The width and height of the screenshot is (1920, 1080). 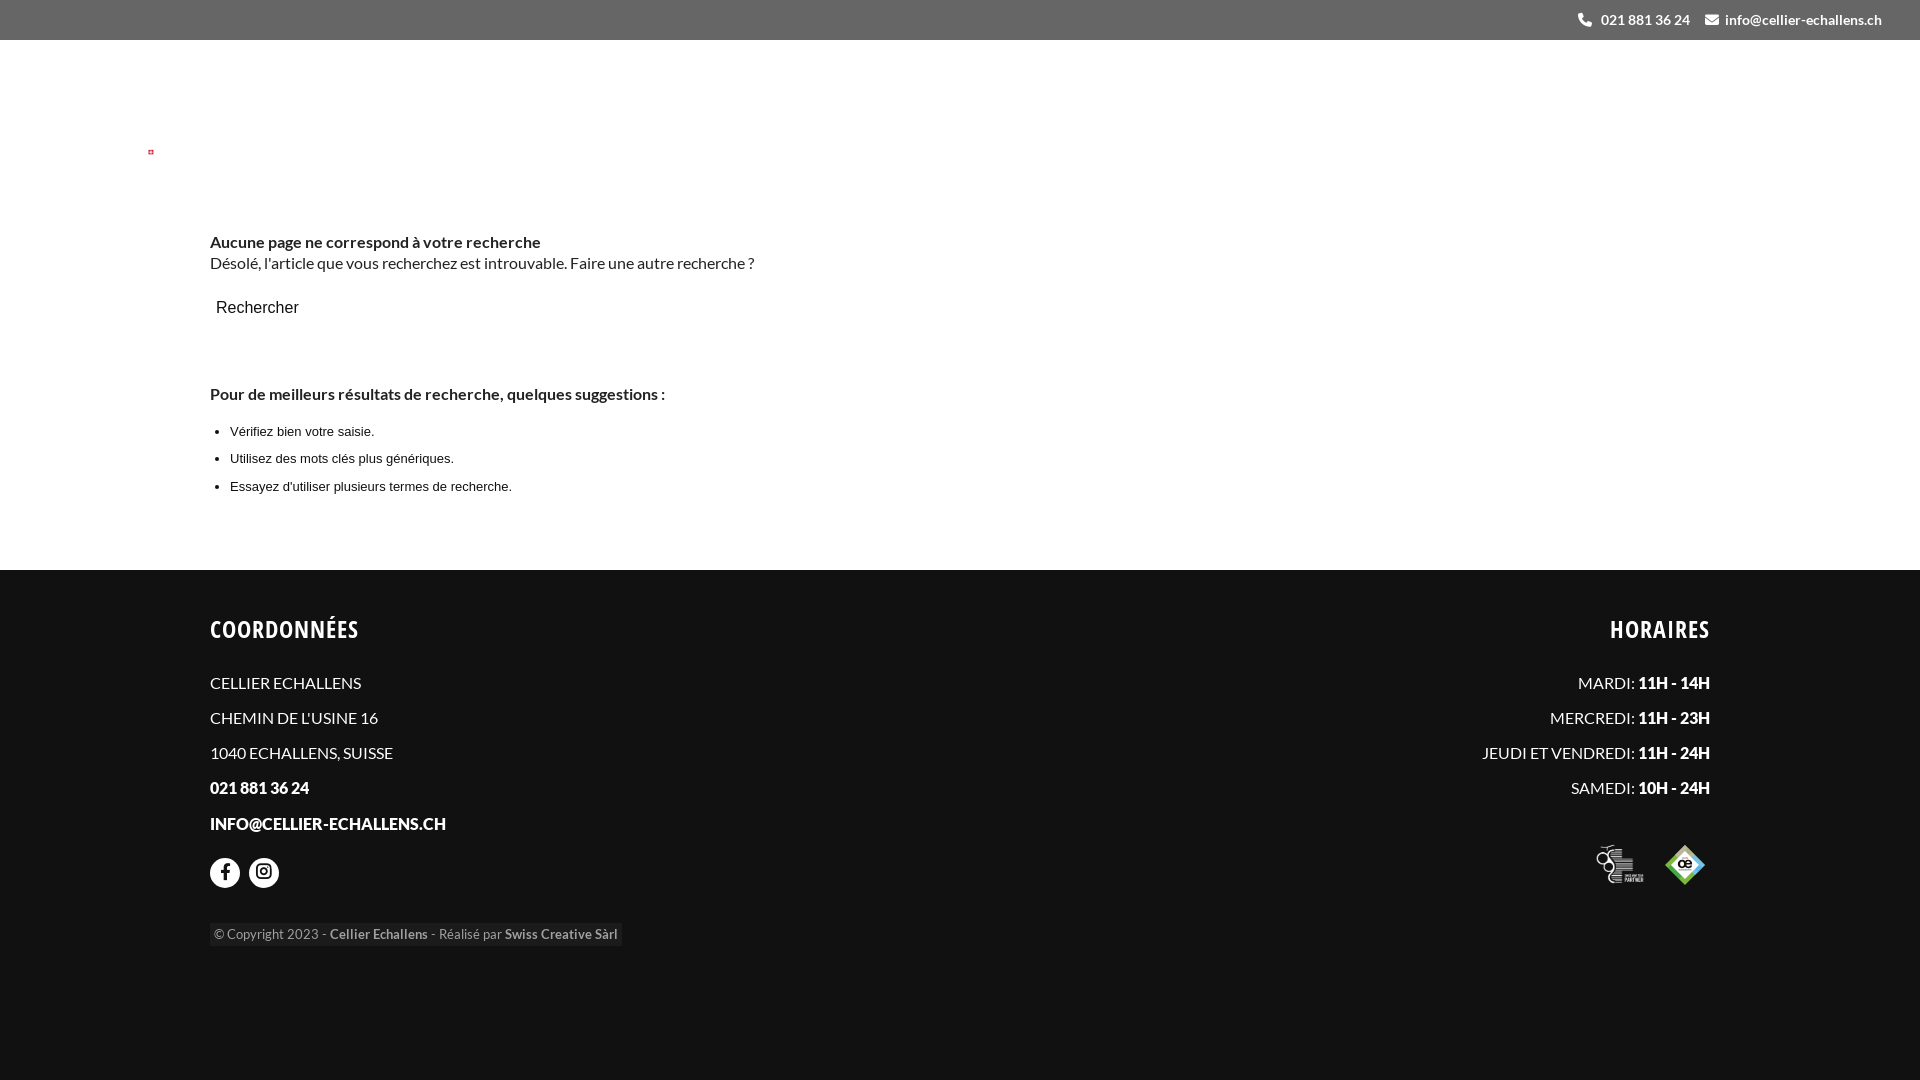 I want to click on 'logo-2023', so click(x=95, y=103).